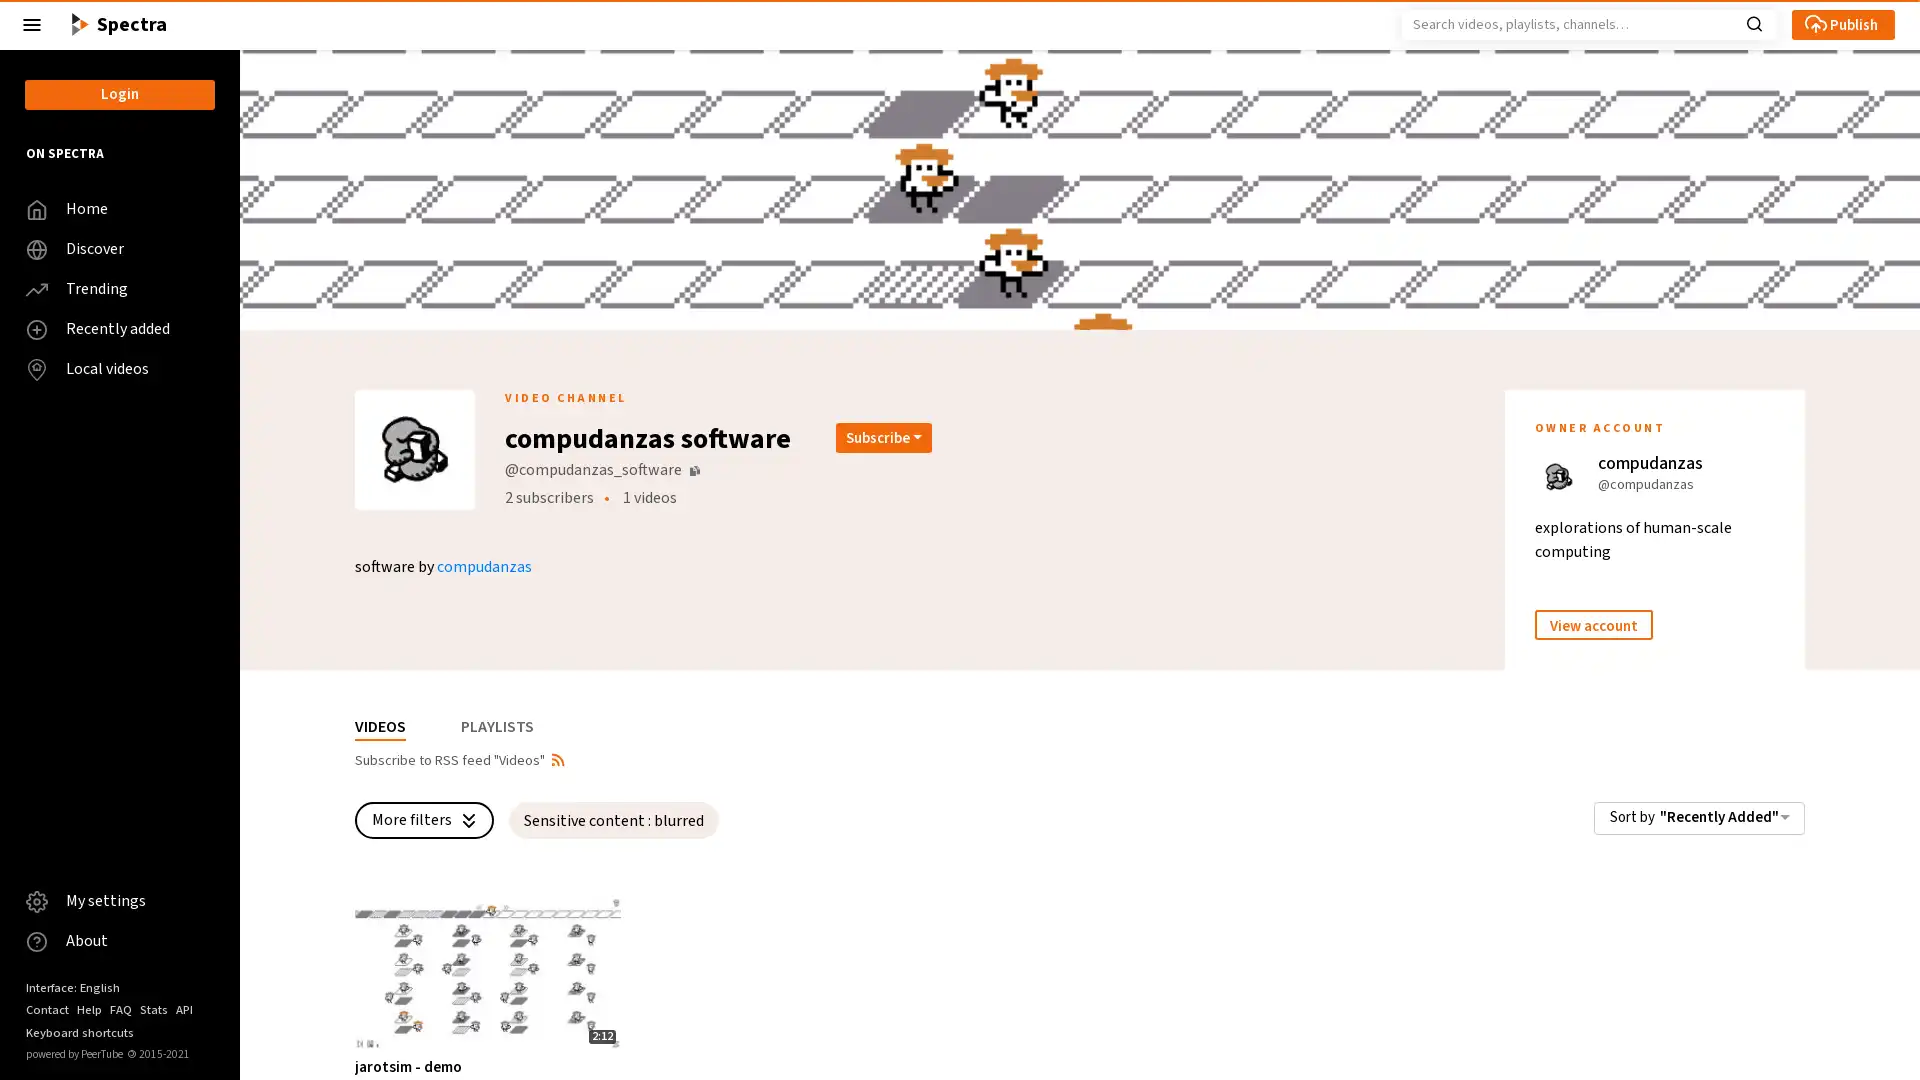  I want to click on More filters, so click(423, 820).